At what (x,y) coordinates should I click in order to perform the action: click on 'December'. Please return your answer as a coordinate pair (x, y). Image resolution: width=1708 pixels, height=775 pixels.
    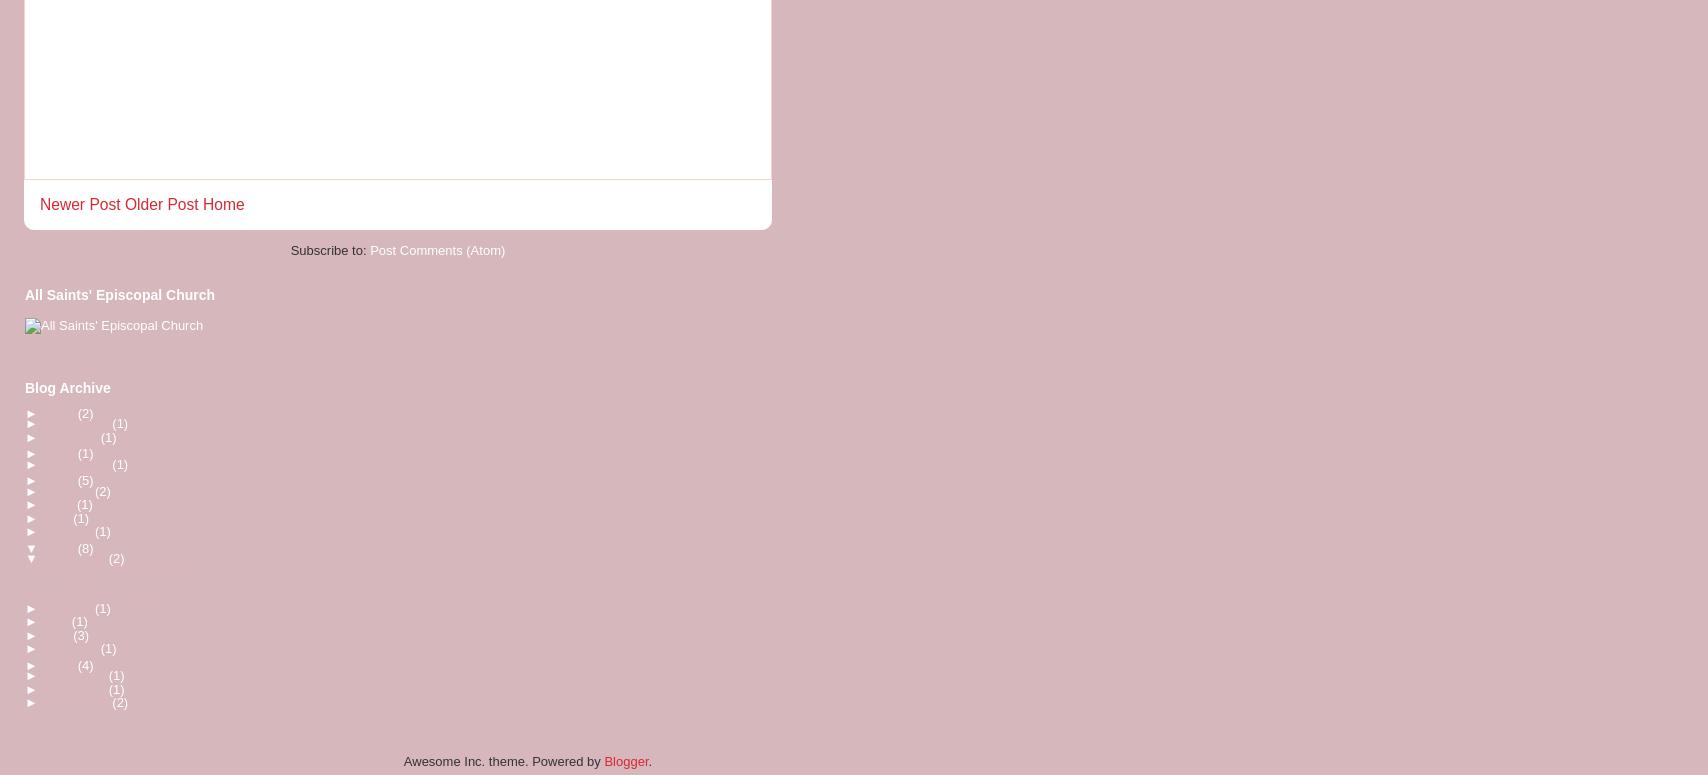
    Looking at the image, I should click on (76, 674).